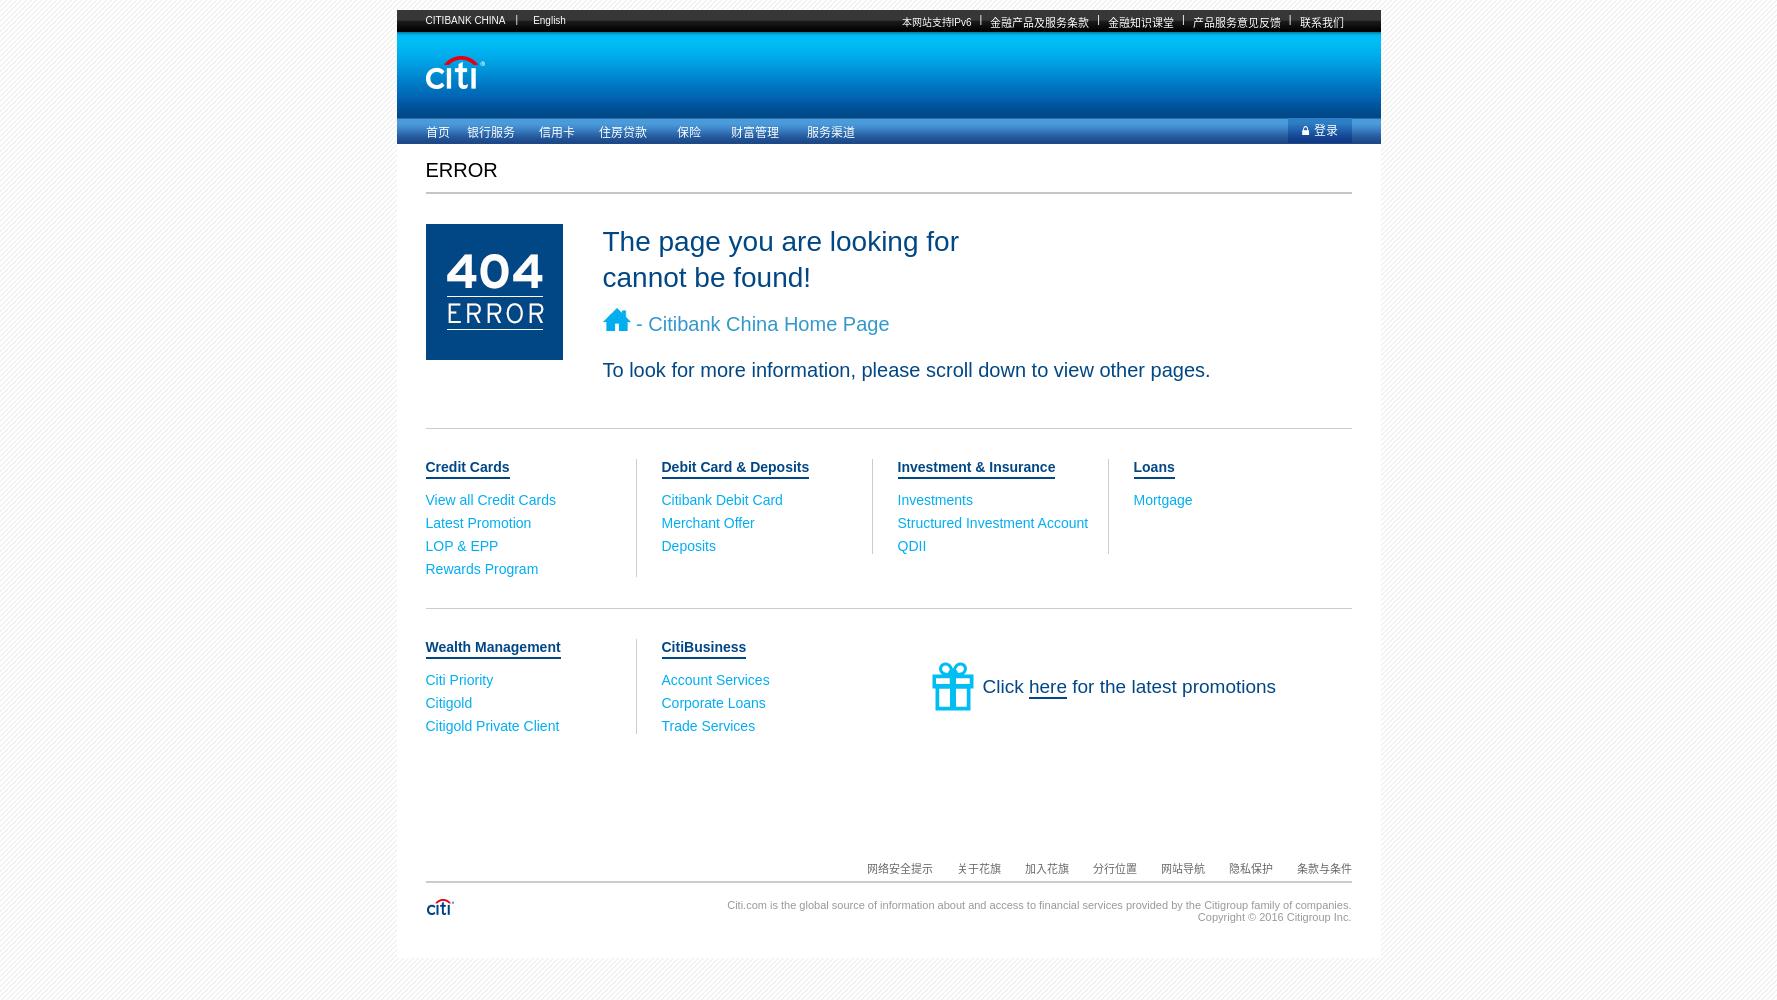  I want to click on 'Structured Investment Account', so click(991, 523).